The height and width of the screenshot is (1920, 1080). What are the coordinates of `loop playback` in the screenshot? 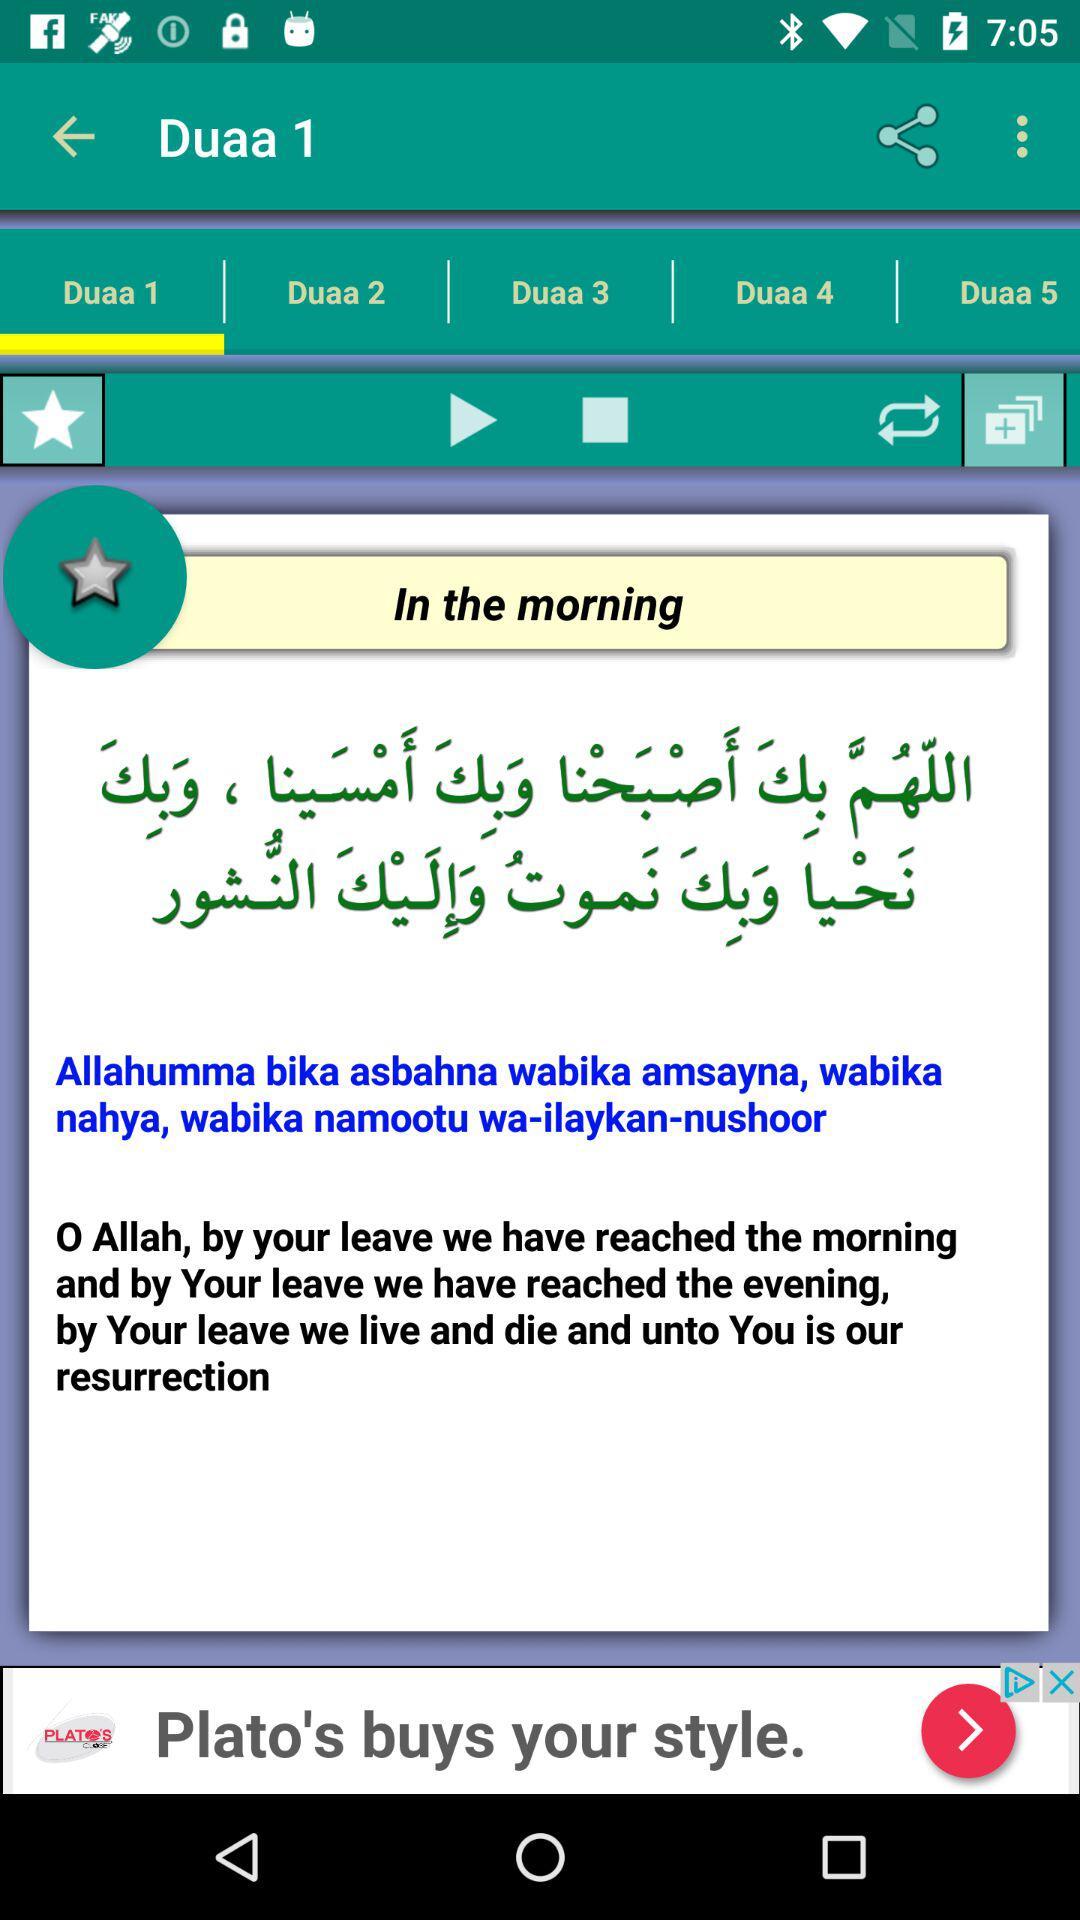 It's located at (909, 419).